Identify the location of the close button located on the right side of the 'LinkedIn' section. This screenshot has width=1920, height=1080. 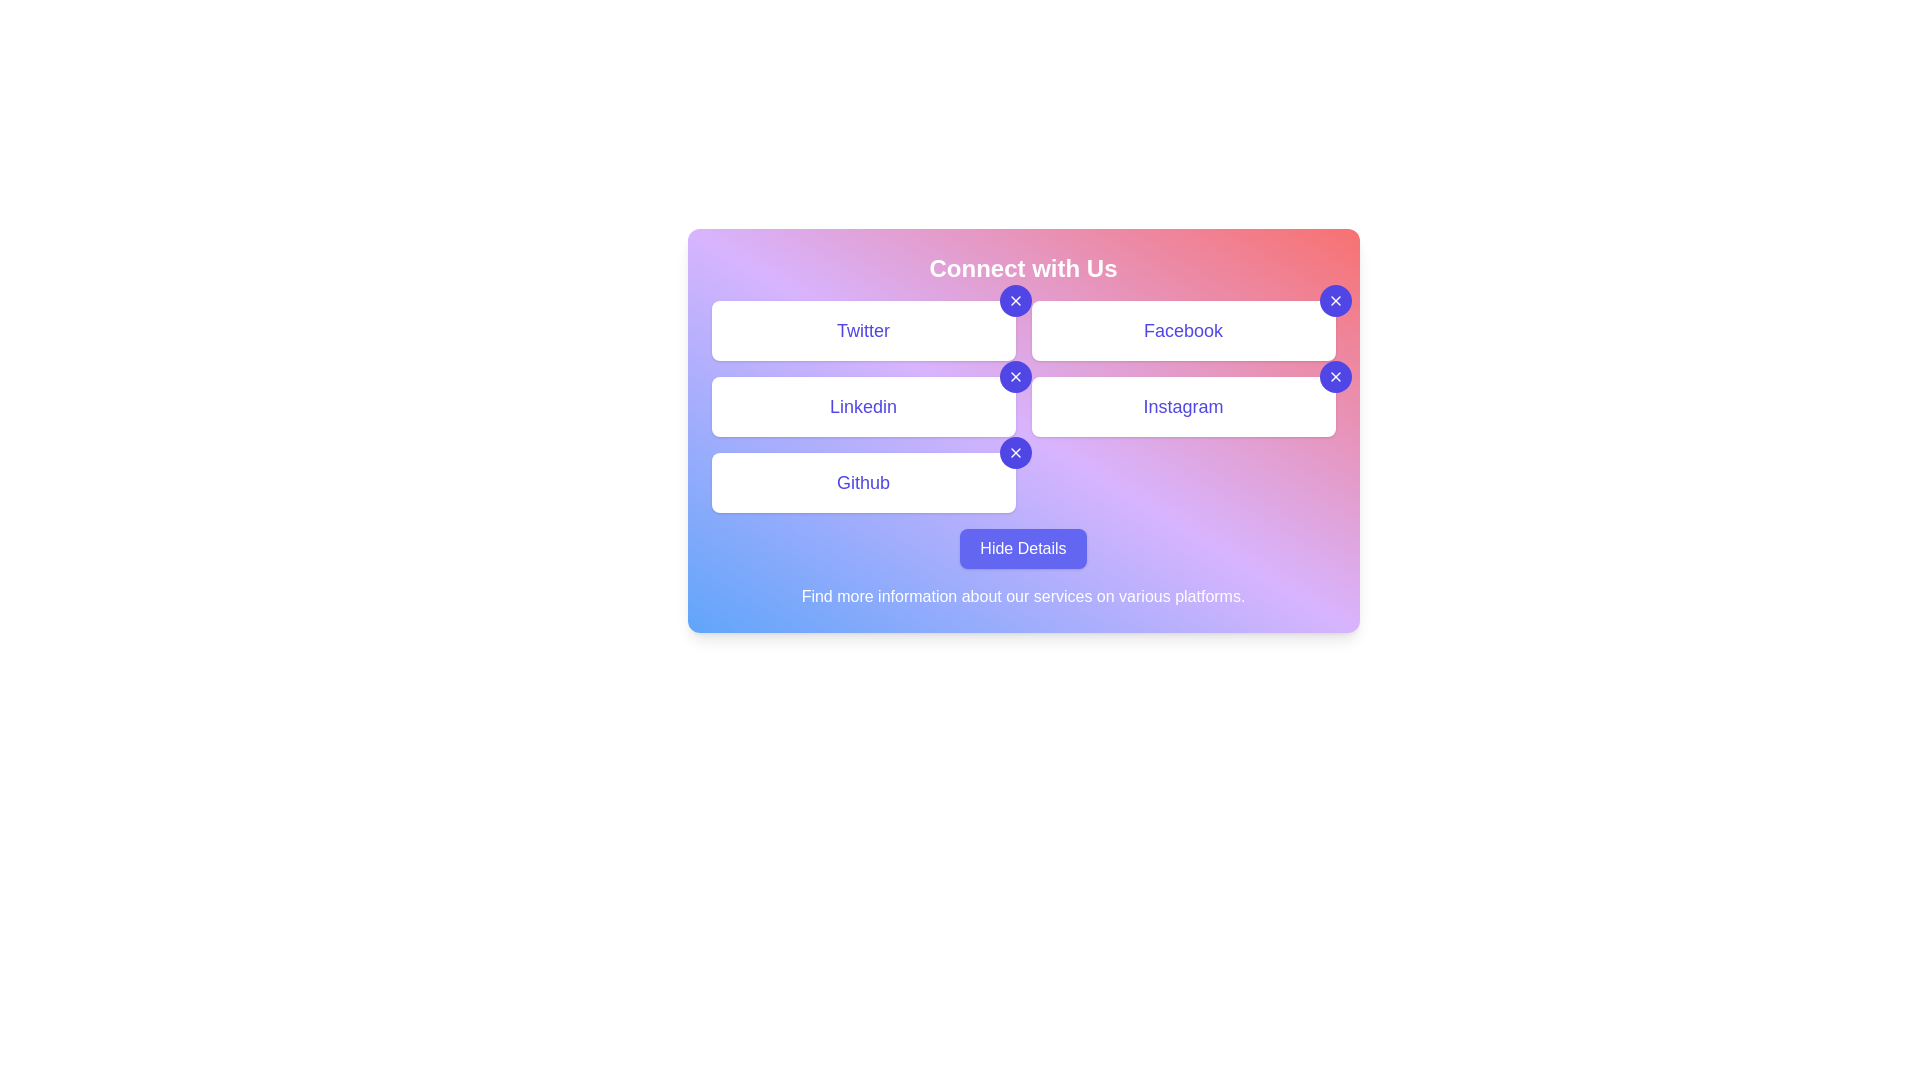
(1015, 377).